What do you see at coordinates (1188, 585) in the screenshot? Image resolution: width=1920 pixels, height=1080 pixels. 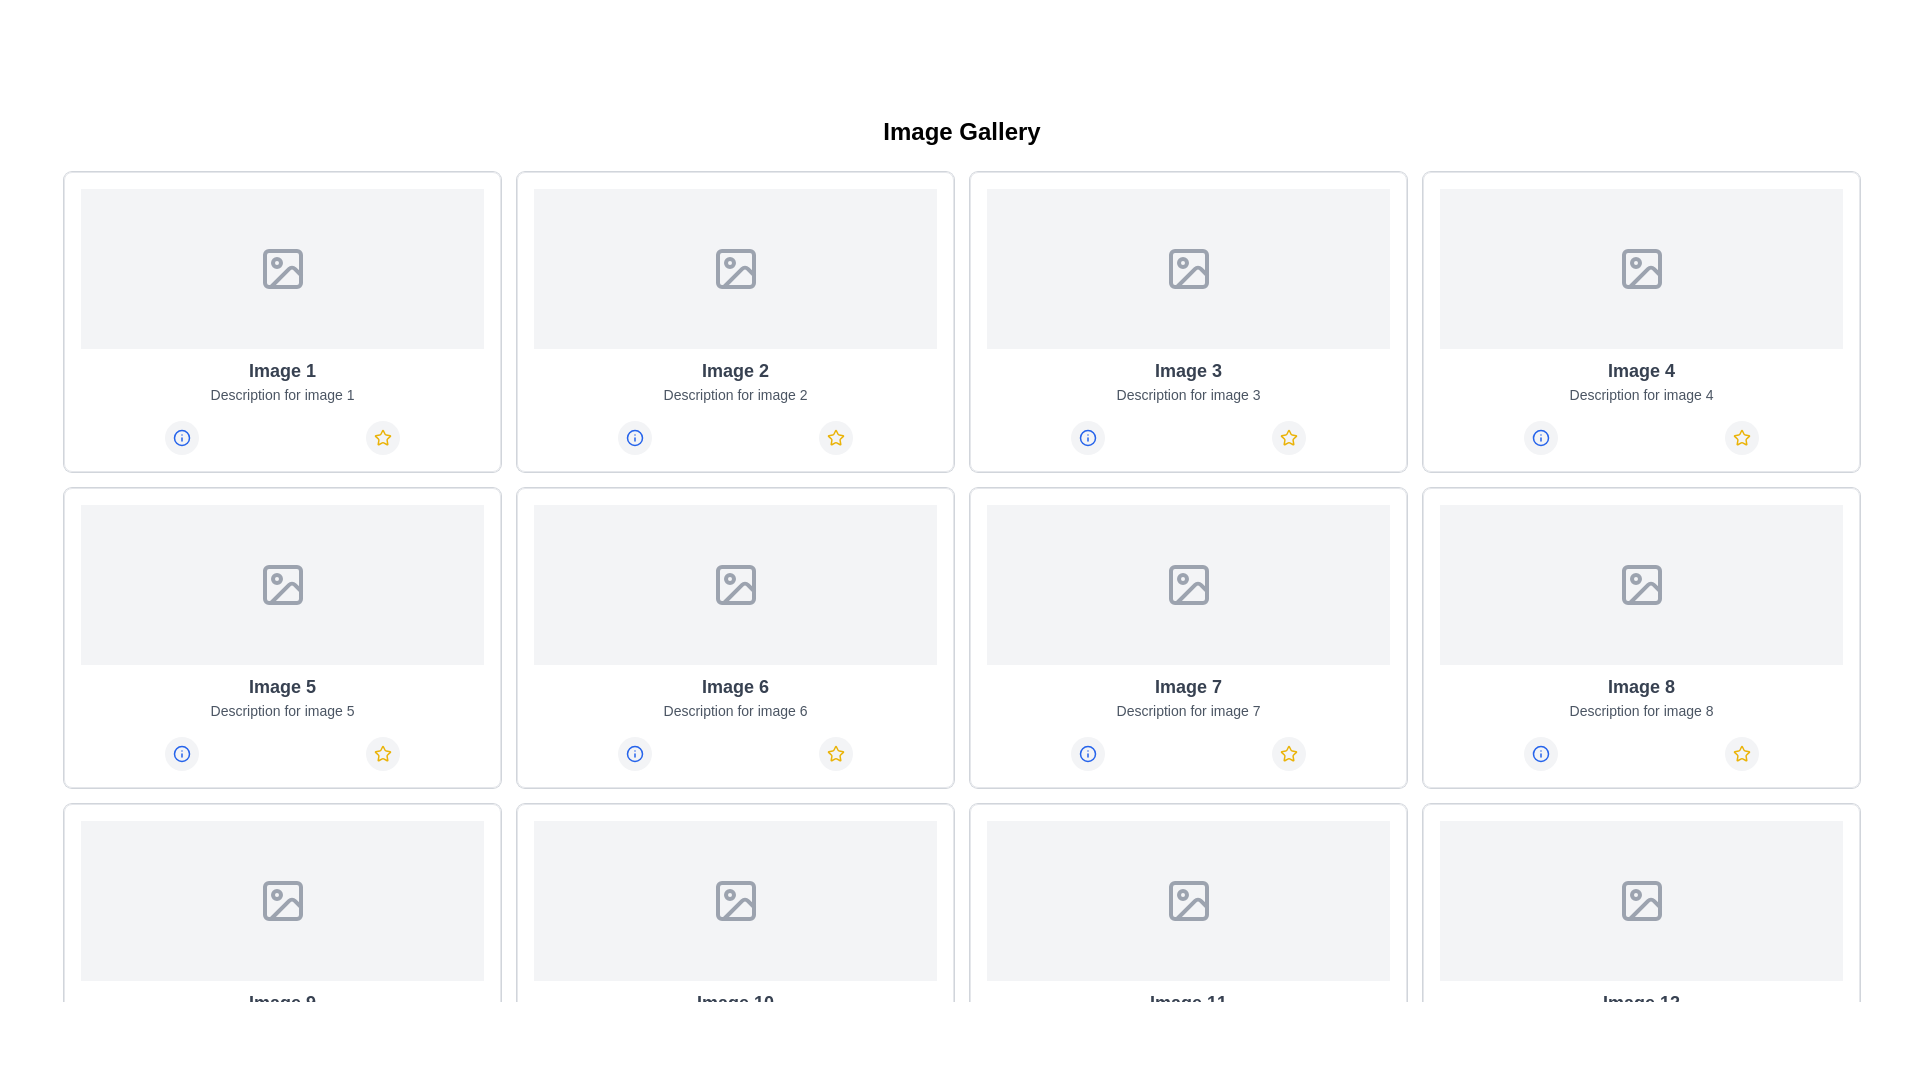 I see `the details of the Image placeholder icon located at the top center of the card labeled 'Image 7' within a grid layout` at bounding box center [1188, 585].